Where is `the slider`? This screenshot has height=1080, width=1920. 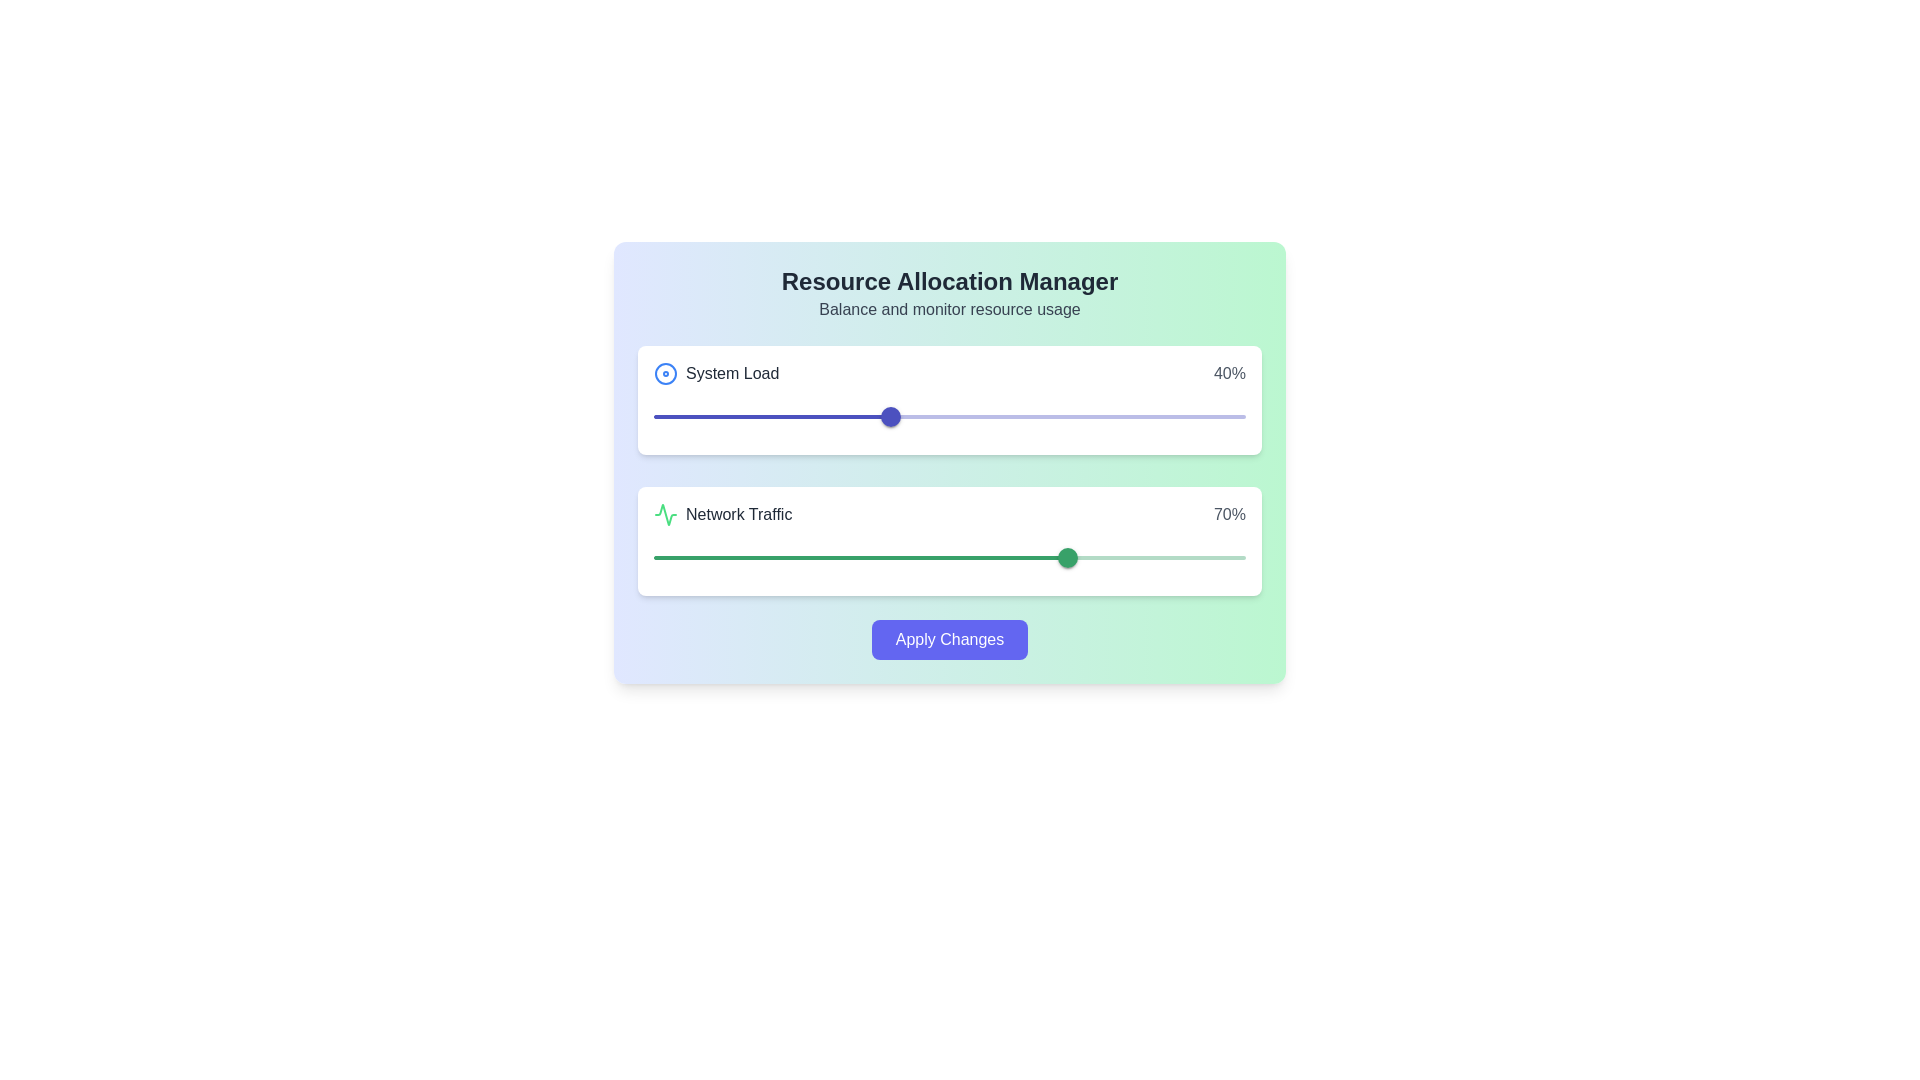 the slider is located at coordinates (951, 558).